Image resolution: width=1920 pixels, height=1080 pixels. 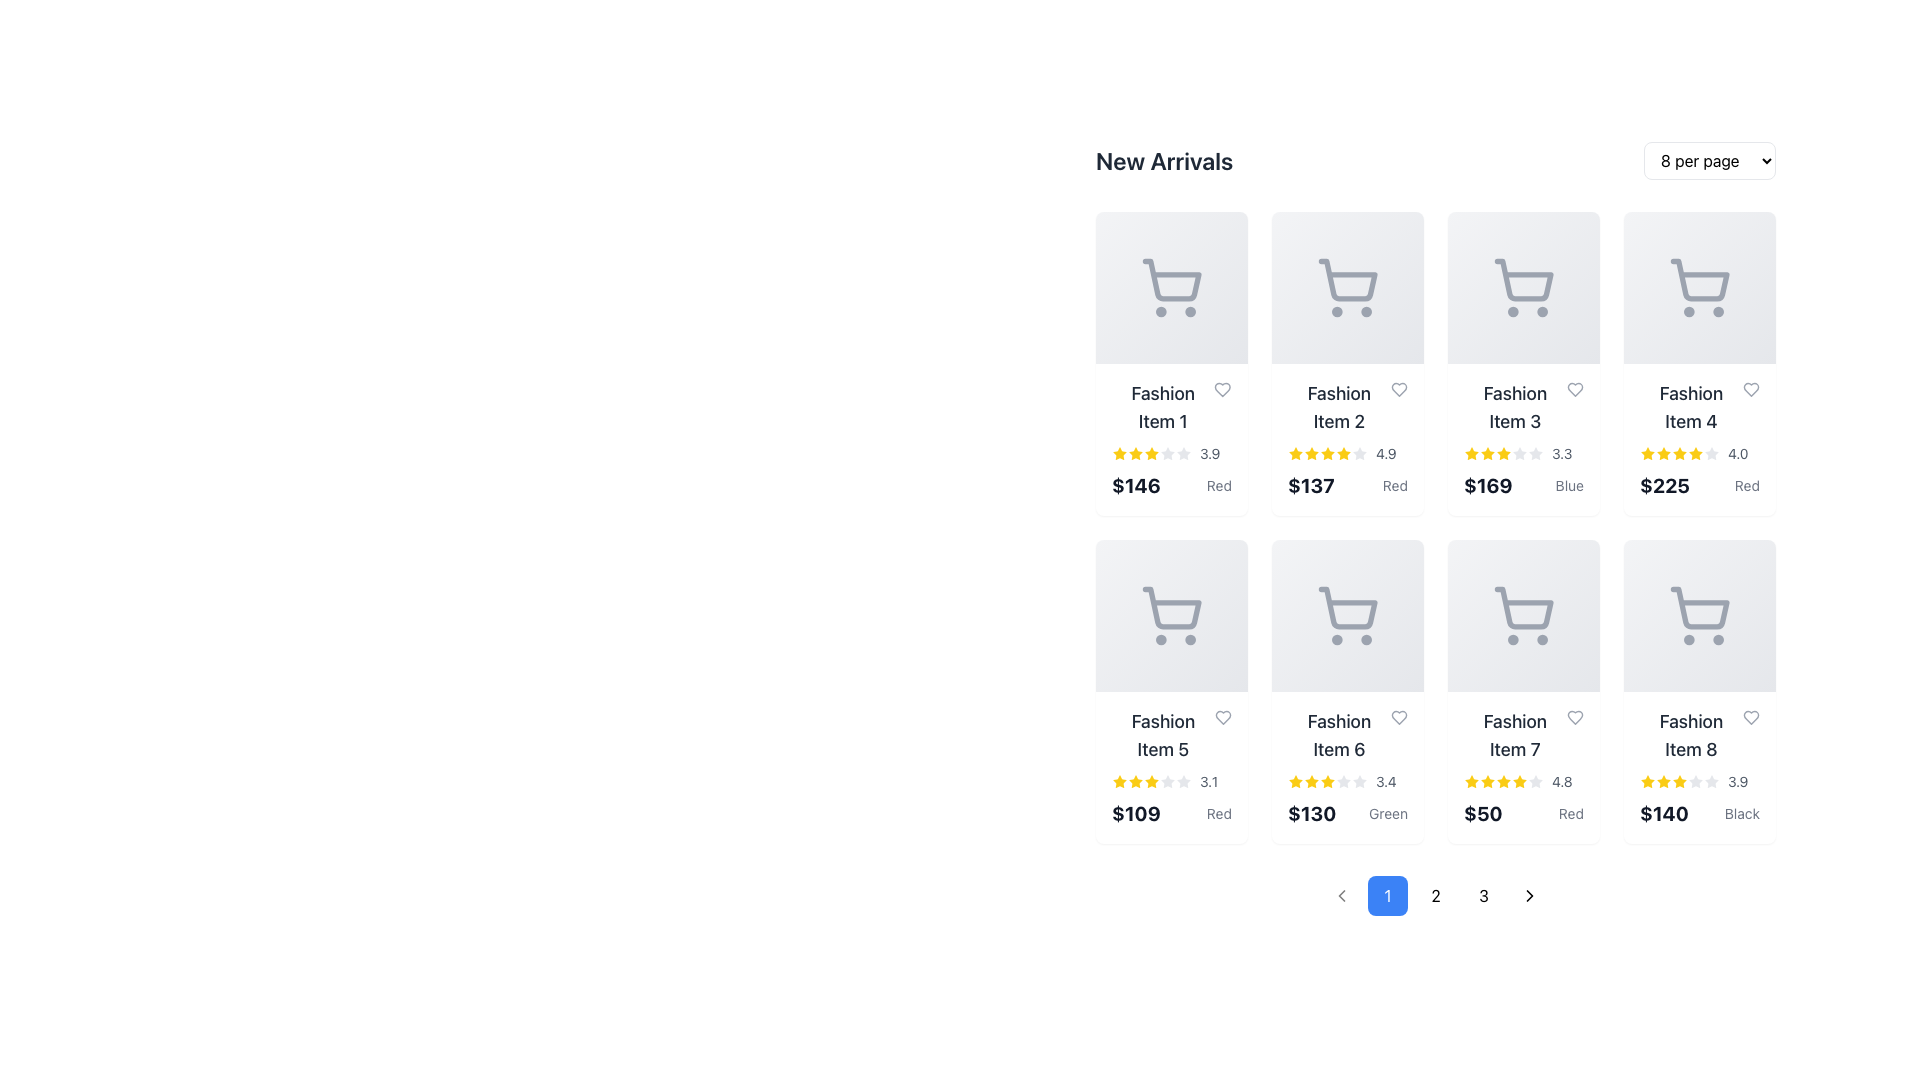 What do you see at coordinates (1171, 781) in the screenshot?
I see `the Rating component for 'Fashion Item 5' located in the second column of the second row in the 'New Arrivals' section` at bounding box center [1171, 781].